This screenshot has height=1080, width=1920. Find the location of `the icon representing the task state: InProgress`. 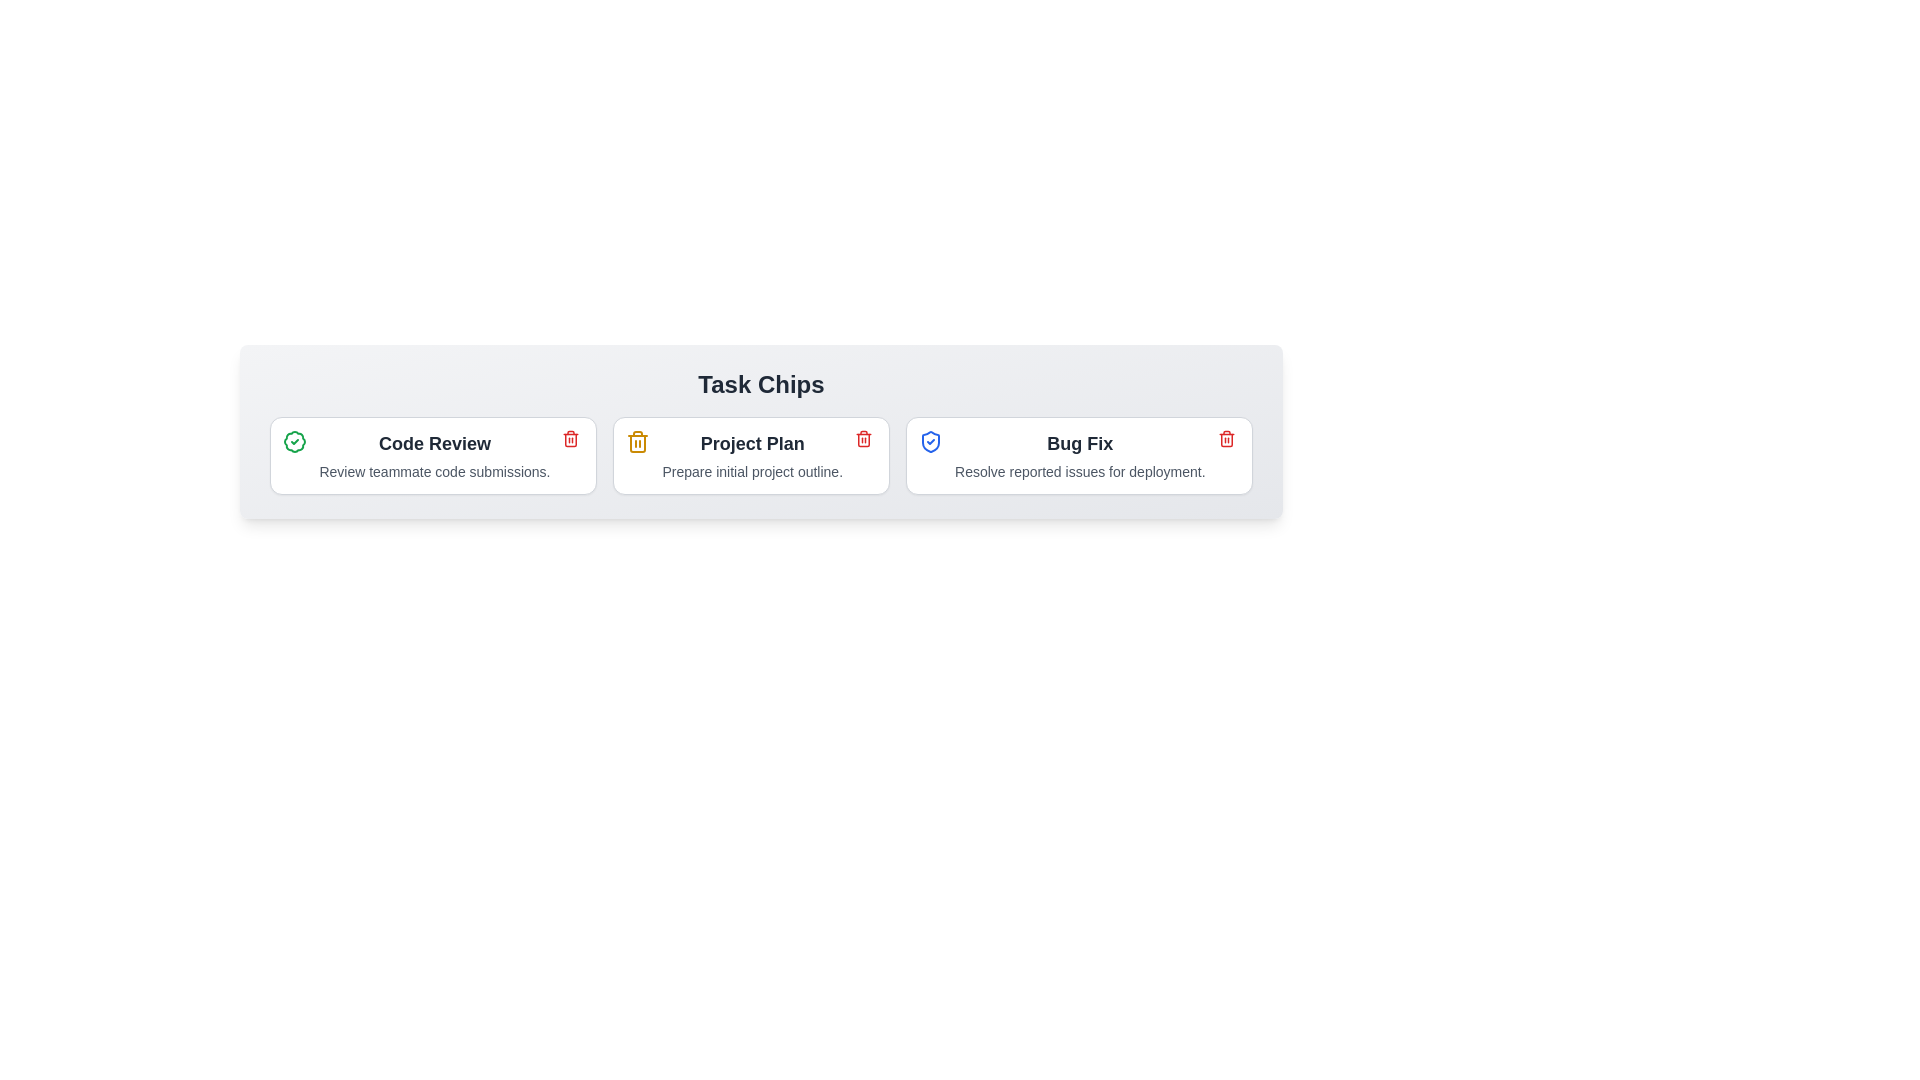

the icon representing the task state: InProgress is located at coordinates (930, 441).